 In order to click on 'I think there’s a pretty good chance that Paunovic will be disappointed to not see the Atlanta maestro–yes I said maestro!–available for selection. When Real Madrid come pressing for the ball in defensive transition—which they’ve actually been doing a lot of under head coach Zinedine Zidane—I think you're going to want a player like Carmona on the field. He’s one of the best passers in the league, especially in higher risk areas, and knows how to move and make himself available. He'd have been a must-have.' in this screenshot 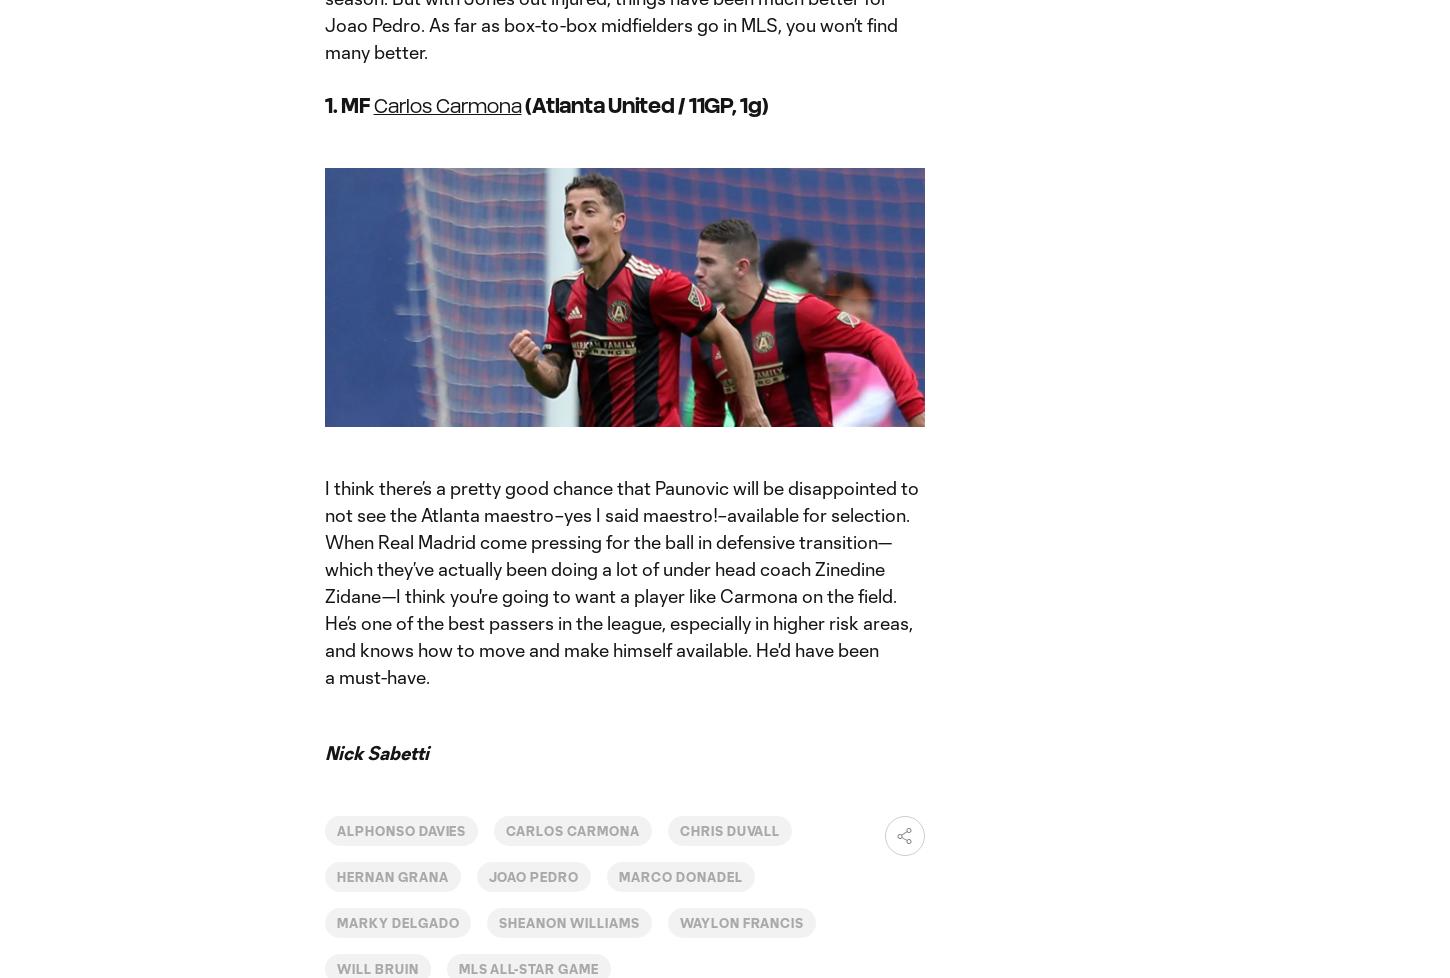, I will do `click(621, 581)`.